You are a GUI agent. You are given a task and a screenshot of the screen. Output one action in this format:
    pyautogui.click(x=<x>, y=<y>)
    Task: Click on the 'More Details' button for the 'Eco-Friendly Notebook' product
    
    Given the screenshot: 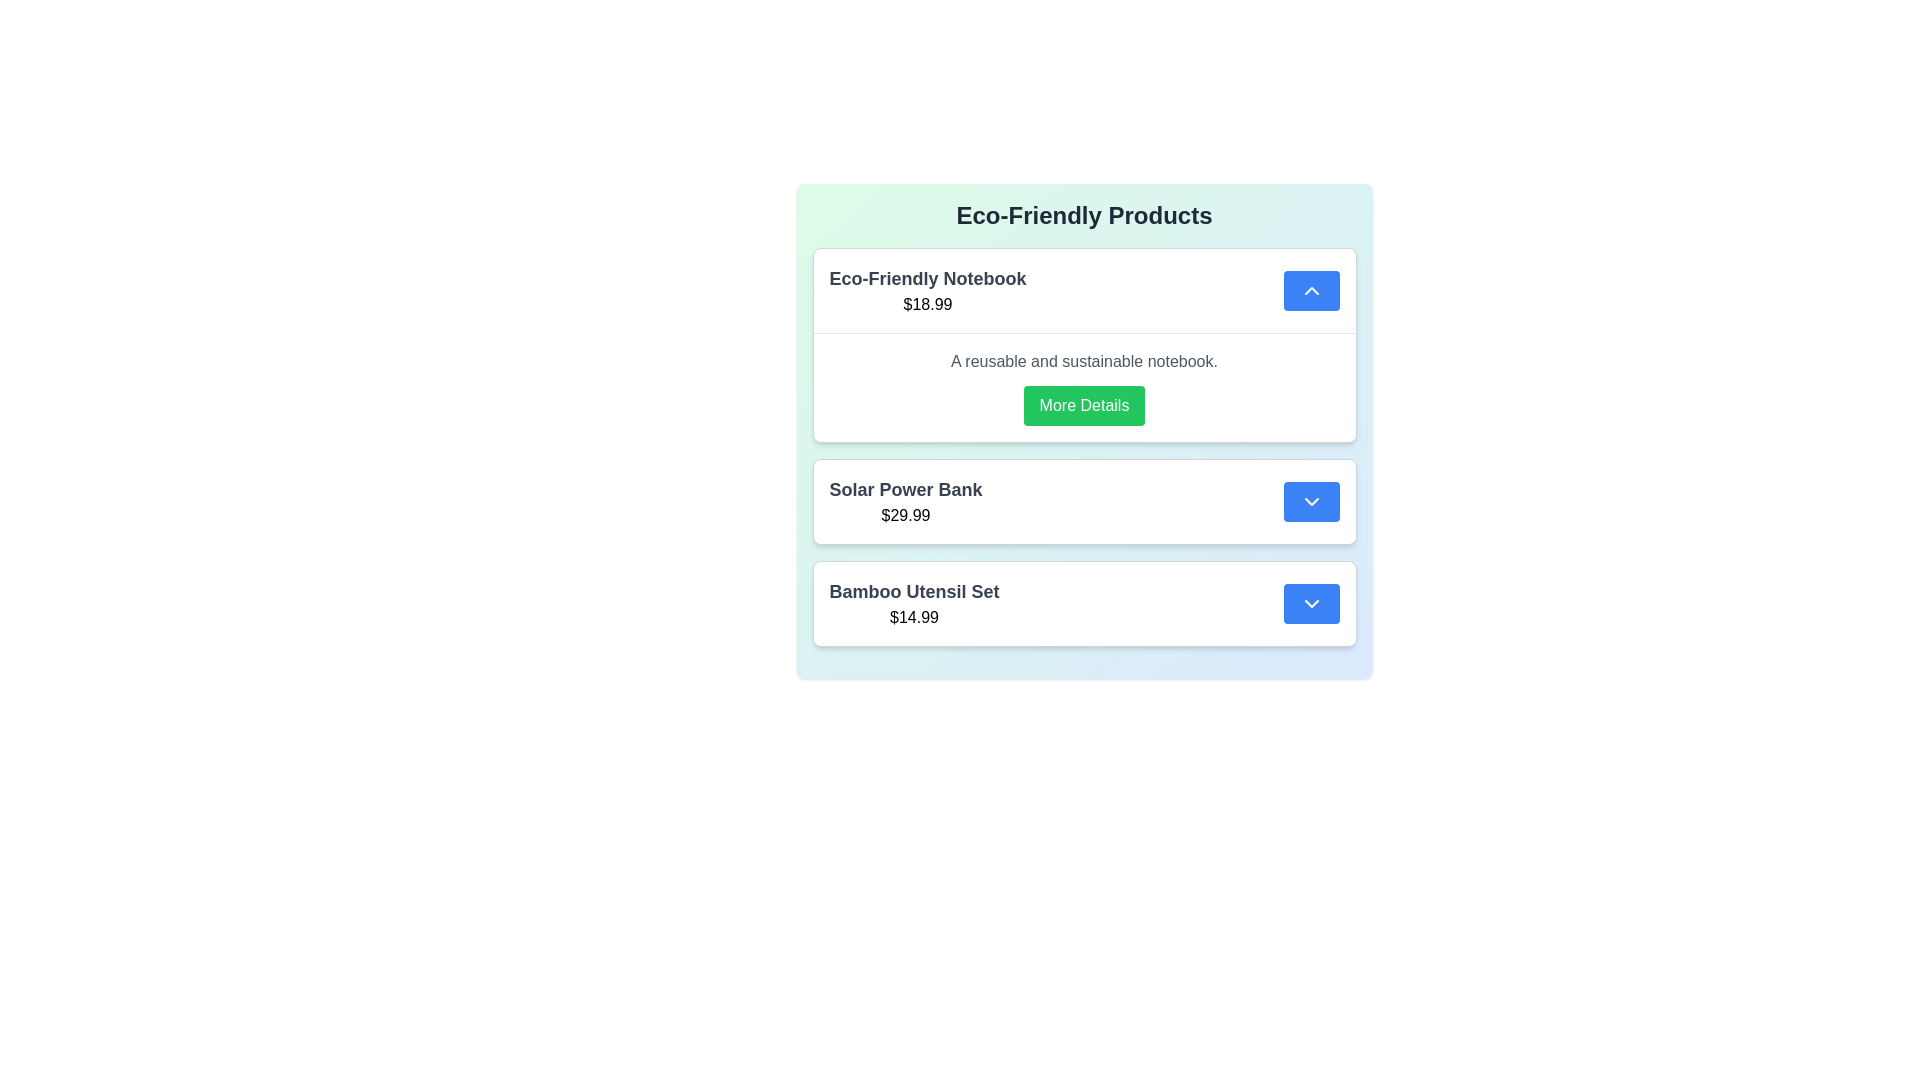 What is the action you would take?
    pyautogui.click(x=1083, y=405)
    